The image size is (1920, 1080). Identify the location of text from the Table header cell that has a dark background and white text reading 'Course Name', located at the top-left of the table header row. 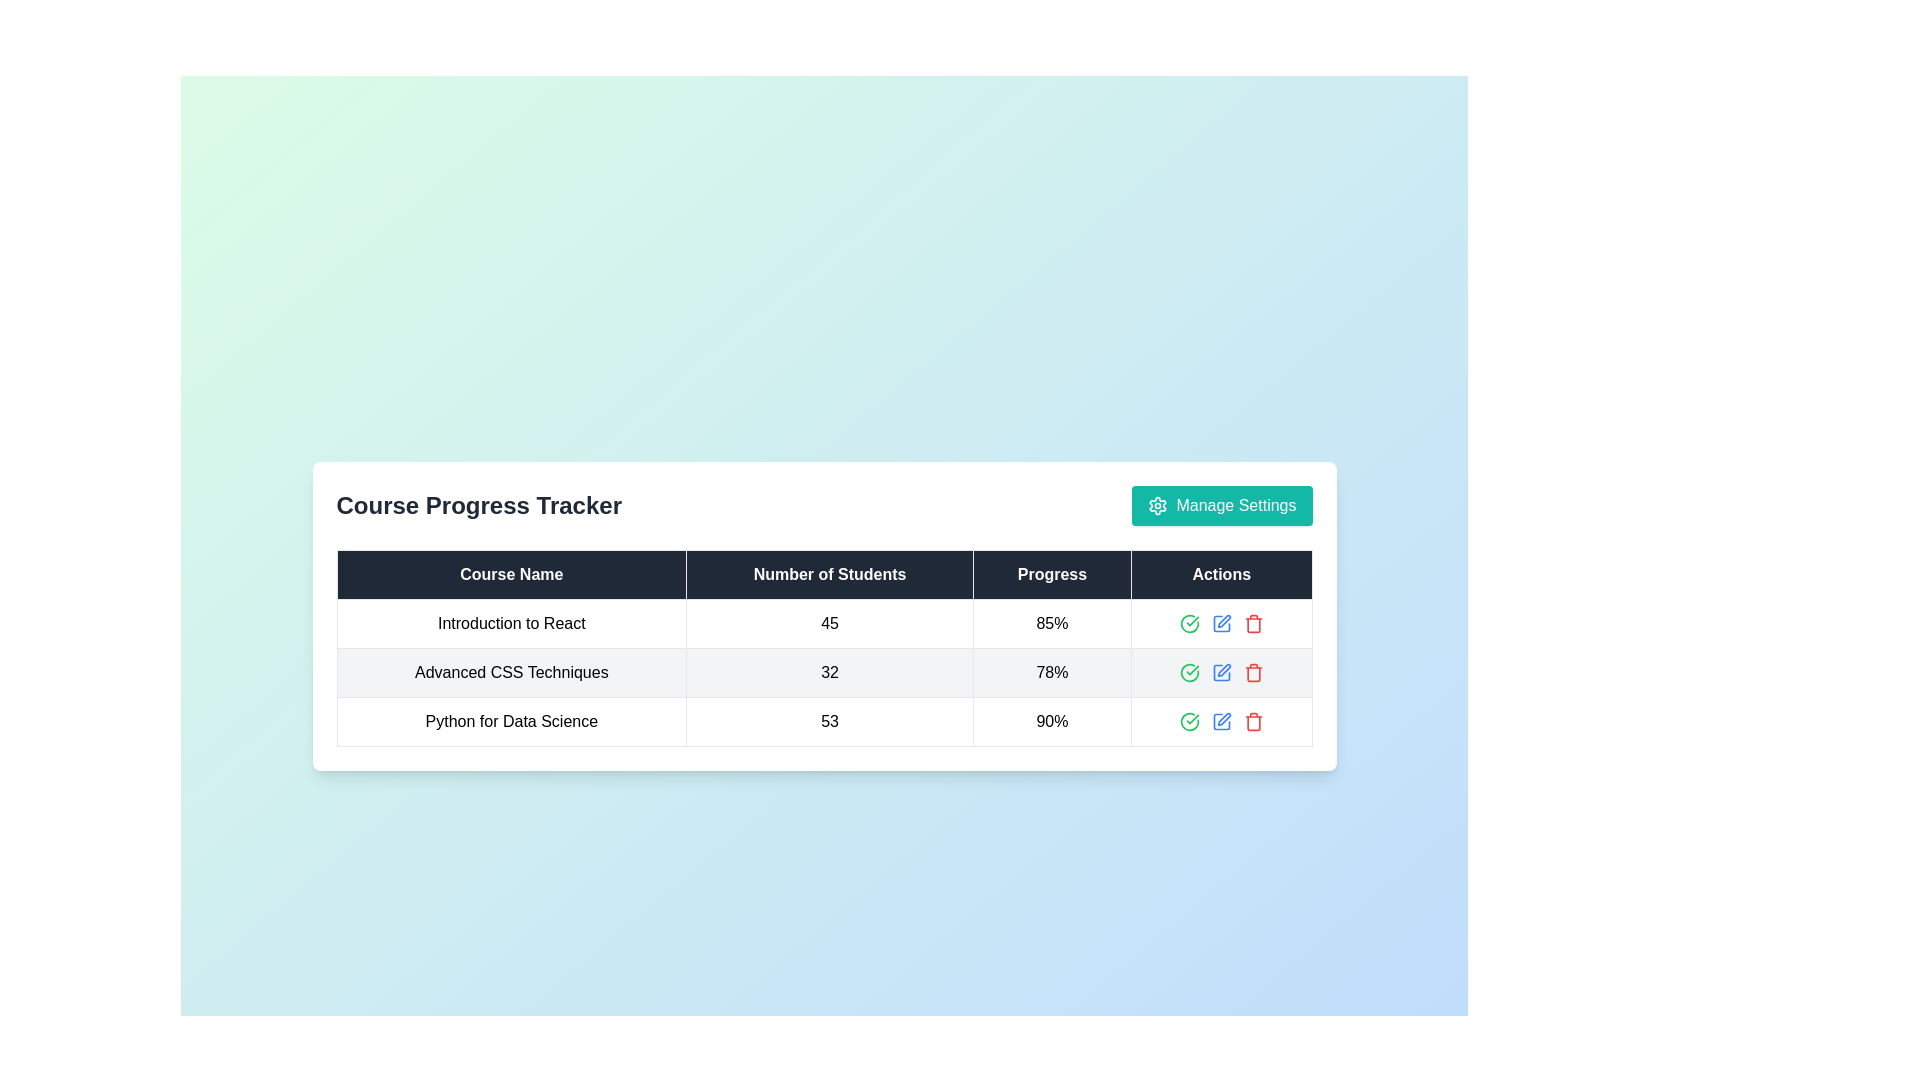
(511, 574).